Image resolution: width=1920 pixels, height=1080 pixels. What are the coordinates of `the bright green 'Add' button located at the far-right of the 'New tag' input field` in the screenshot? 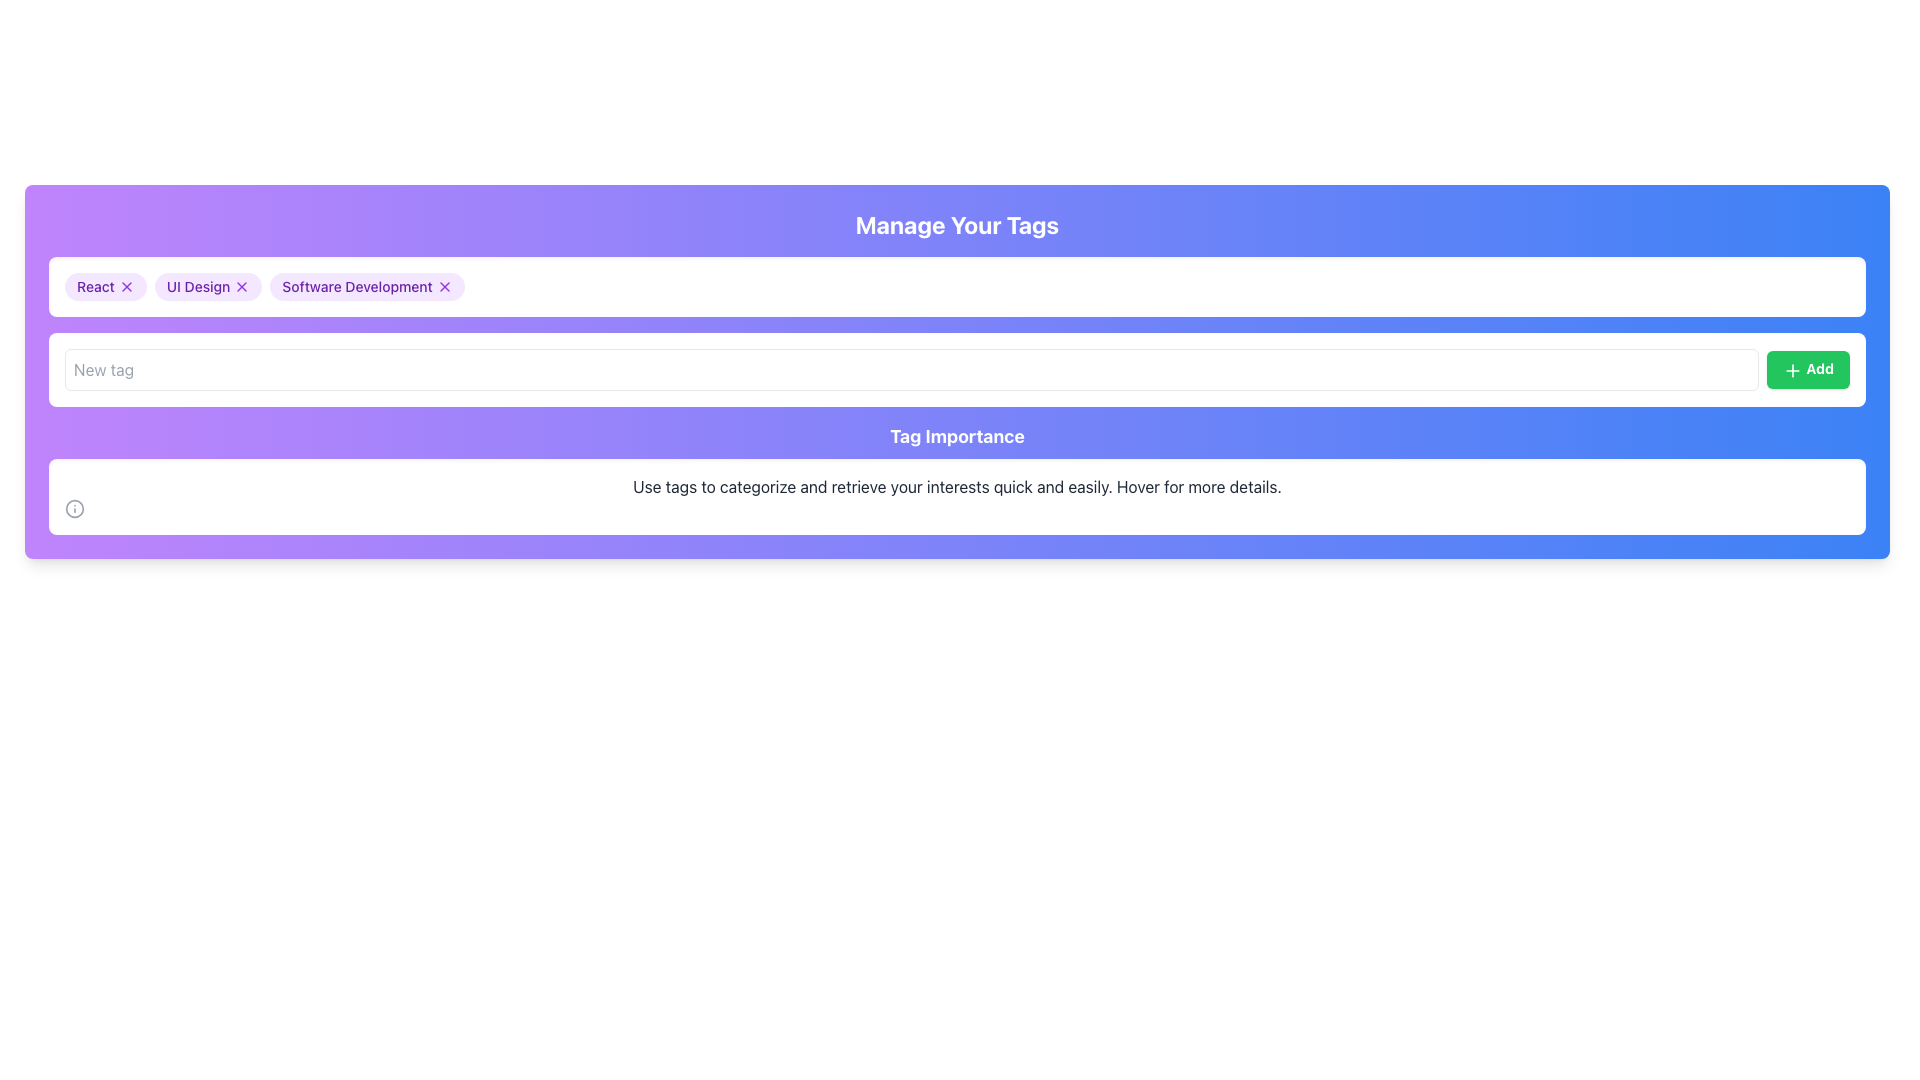 It's located at (1808, 370).